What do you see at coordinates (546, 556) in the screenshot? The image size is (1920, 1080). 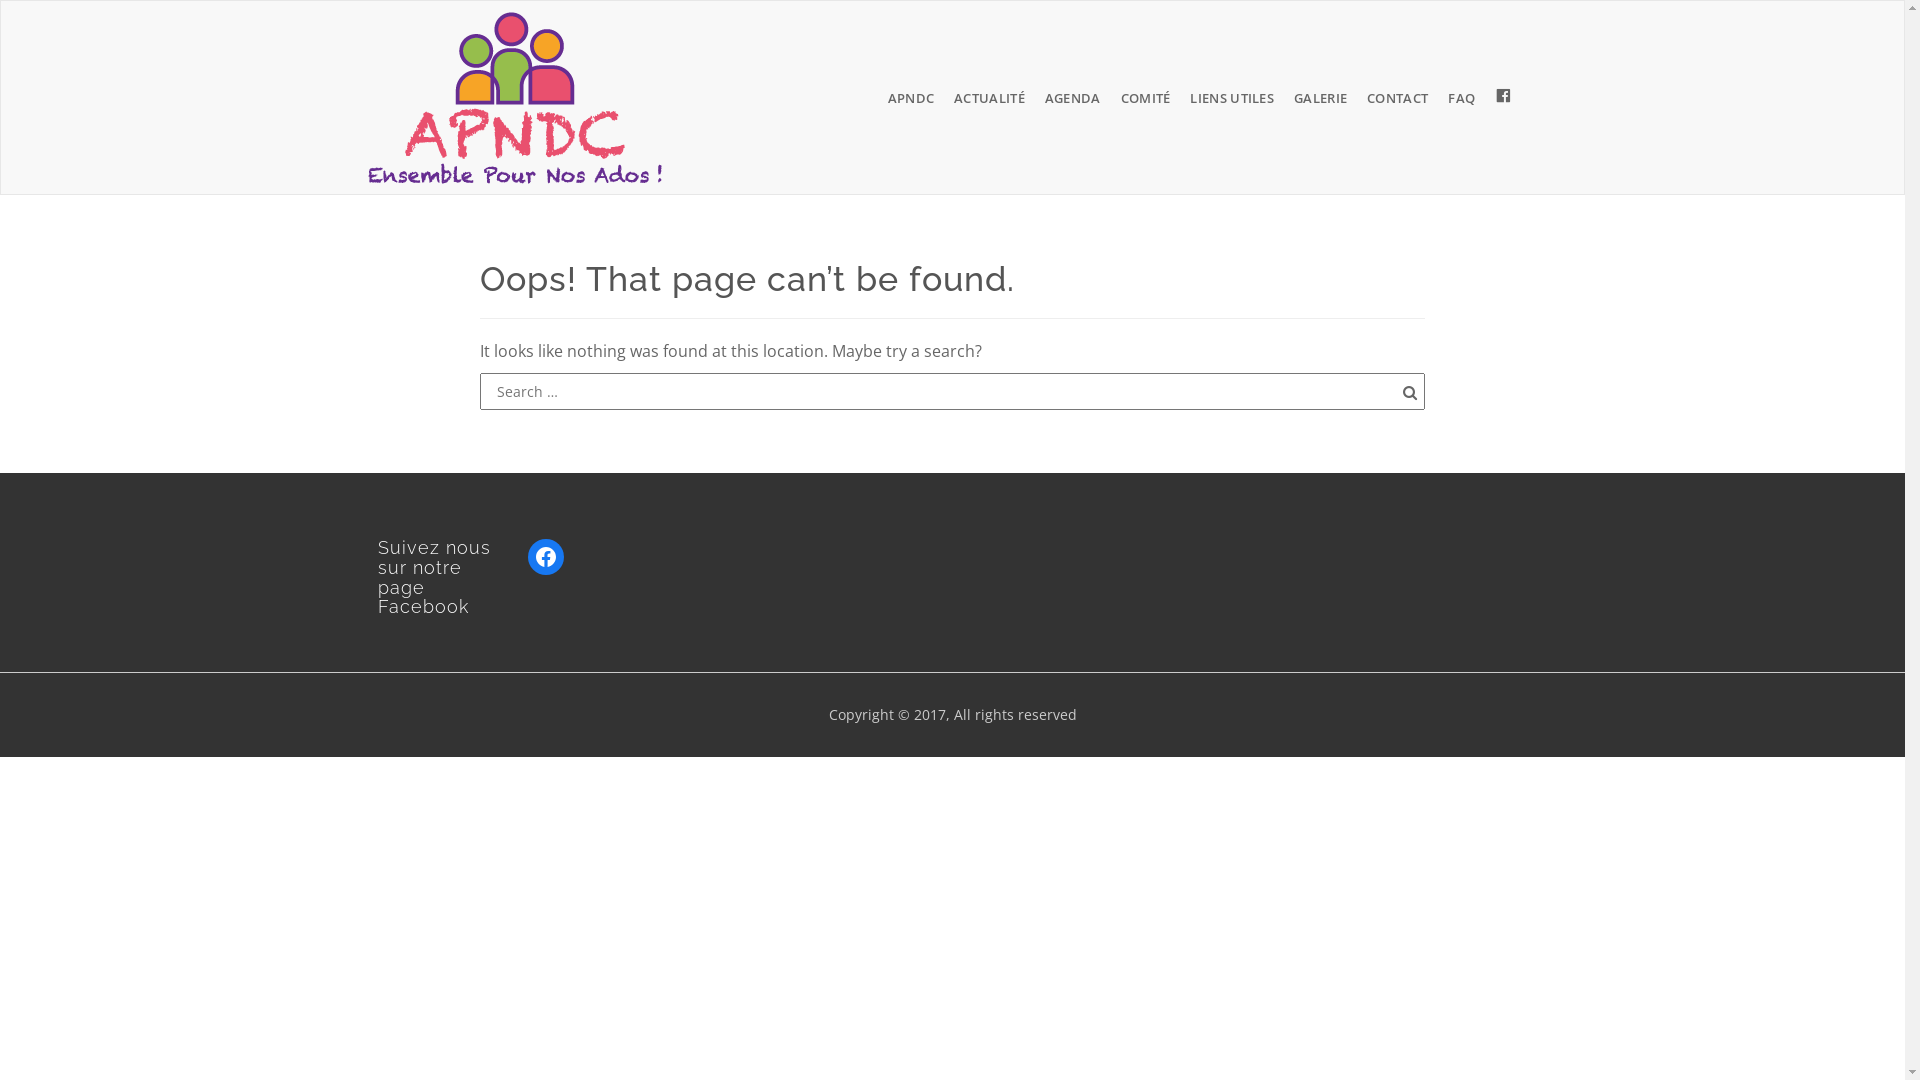 I see `'Facebook'` at bounding box center [546, 556].